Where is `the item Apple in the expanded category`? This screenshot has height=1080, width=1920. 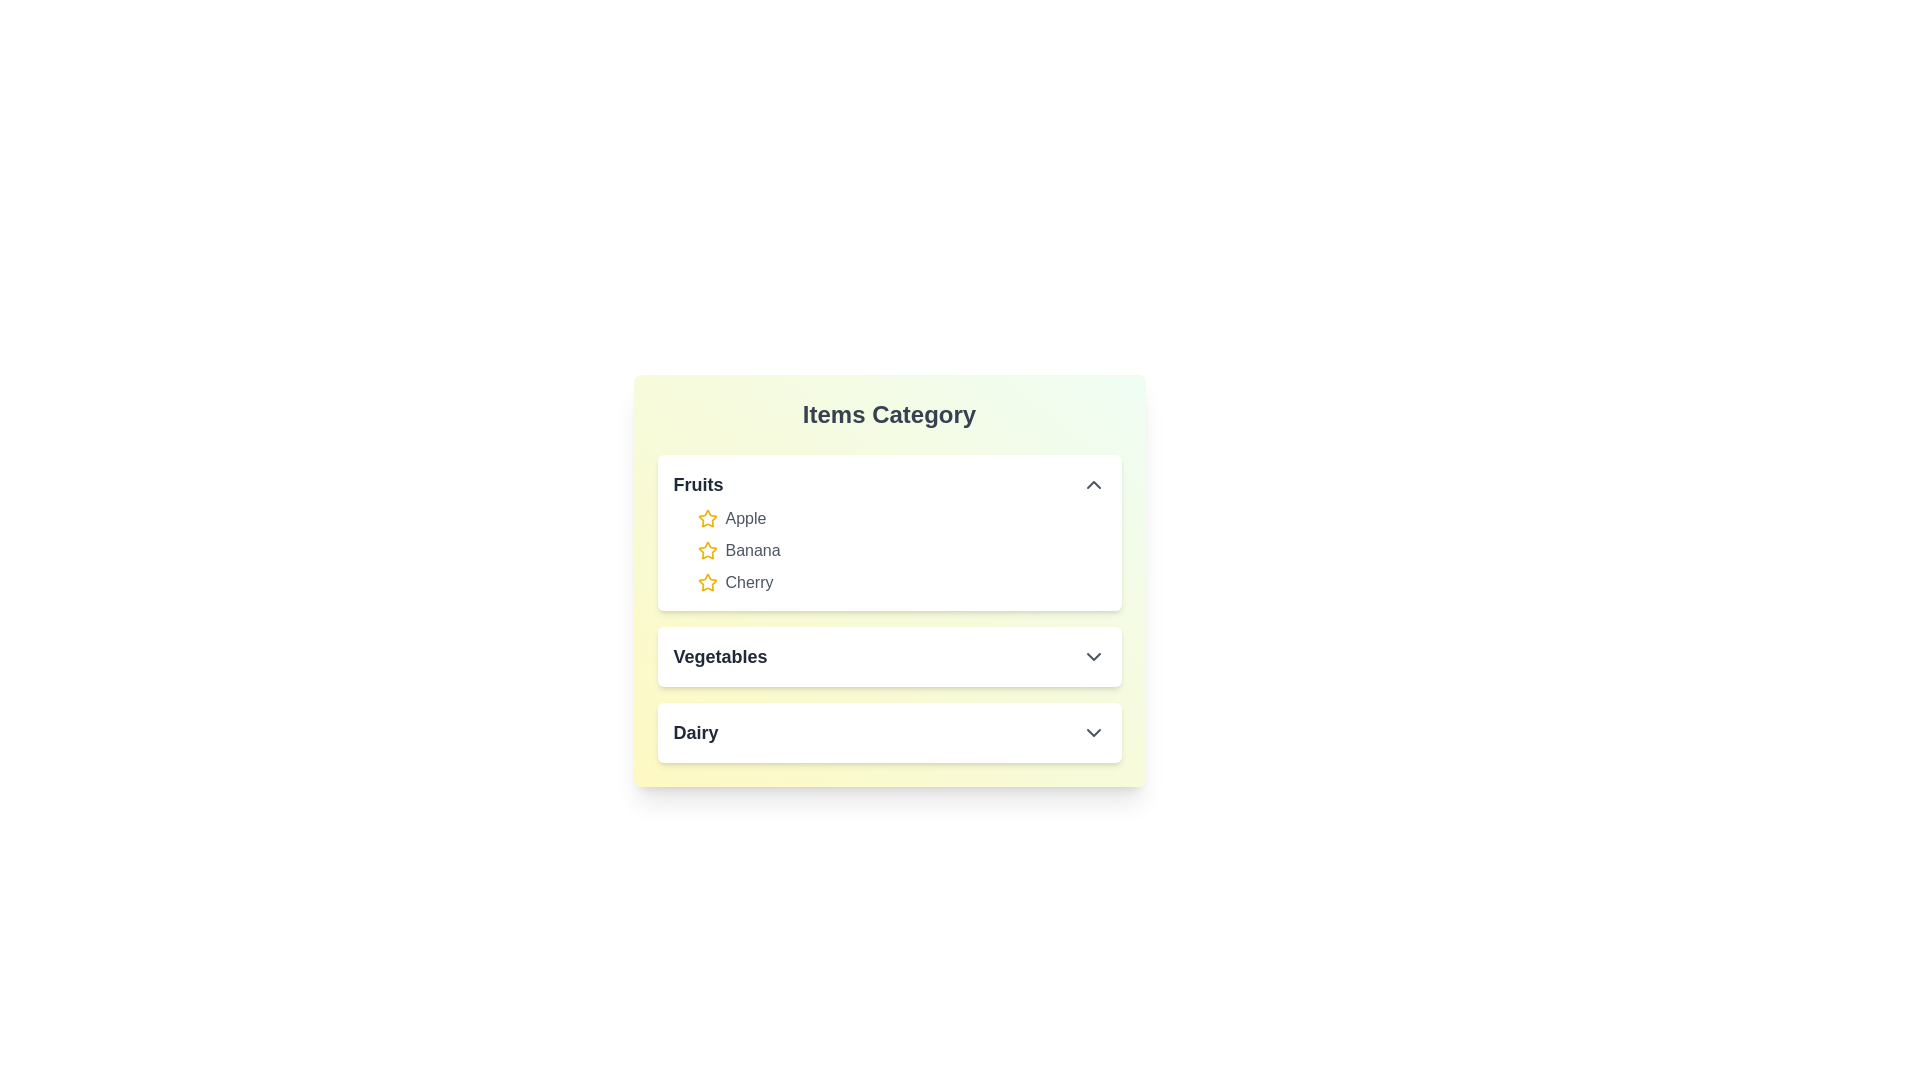
the item Apple in the expanded category is located at coordinates (744, 518).